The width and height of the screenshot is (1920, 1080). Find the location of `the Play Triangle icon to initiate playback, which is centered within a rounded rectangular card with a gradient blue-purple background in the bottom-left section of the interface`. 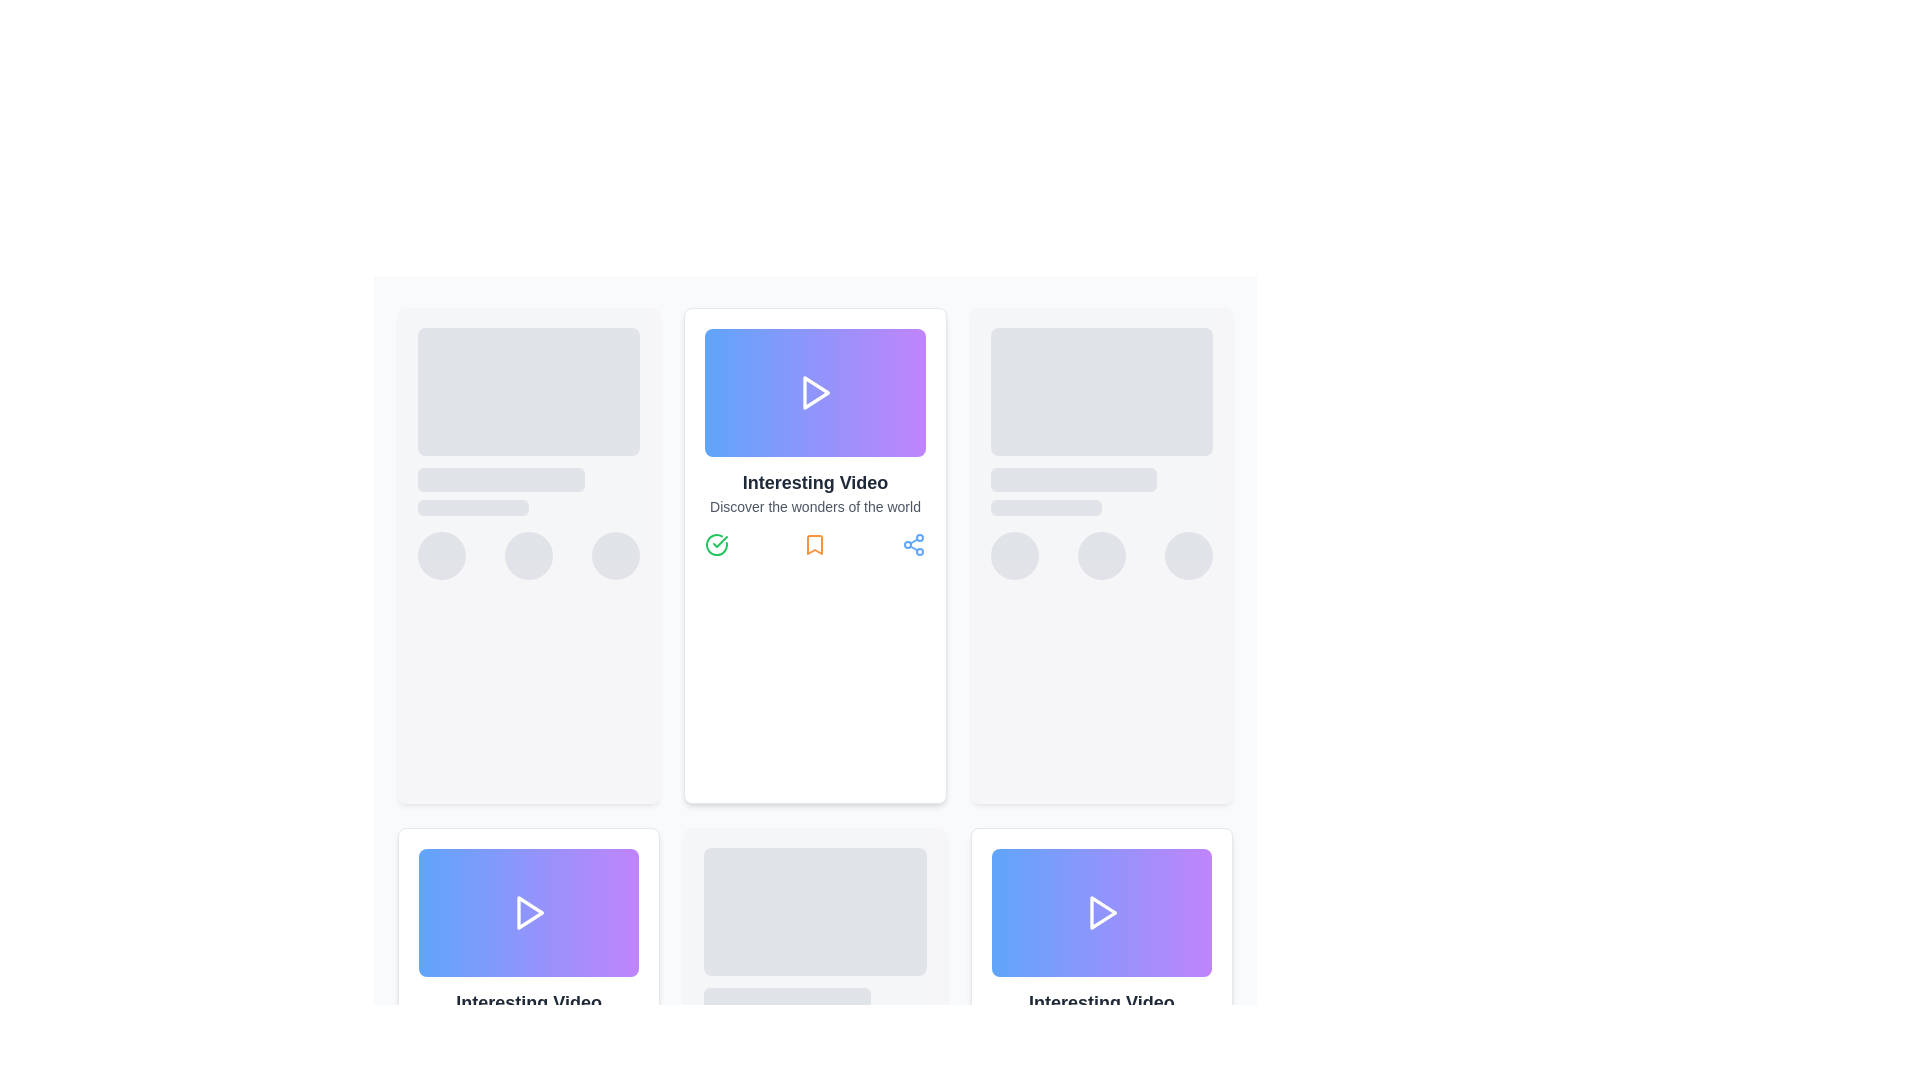

the Play Triangle icon to initiate playback, which is centered within a rounded rectangular card with a gradient blue-purple background in the bottom-left section of the interface is located at coordinates (529, 913).